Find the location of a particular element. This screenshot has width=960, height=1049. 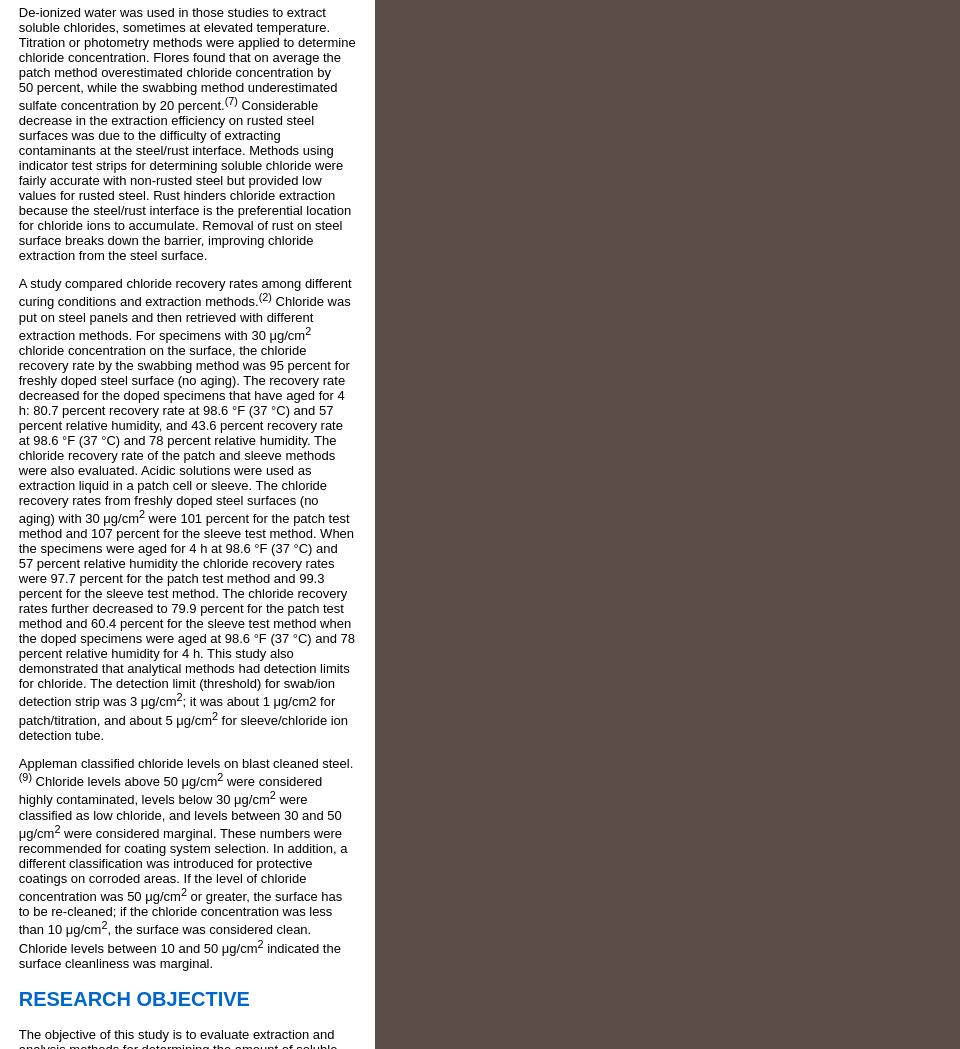

'(7)' is located at coordinates (230, 100).